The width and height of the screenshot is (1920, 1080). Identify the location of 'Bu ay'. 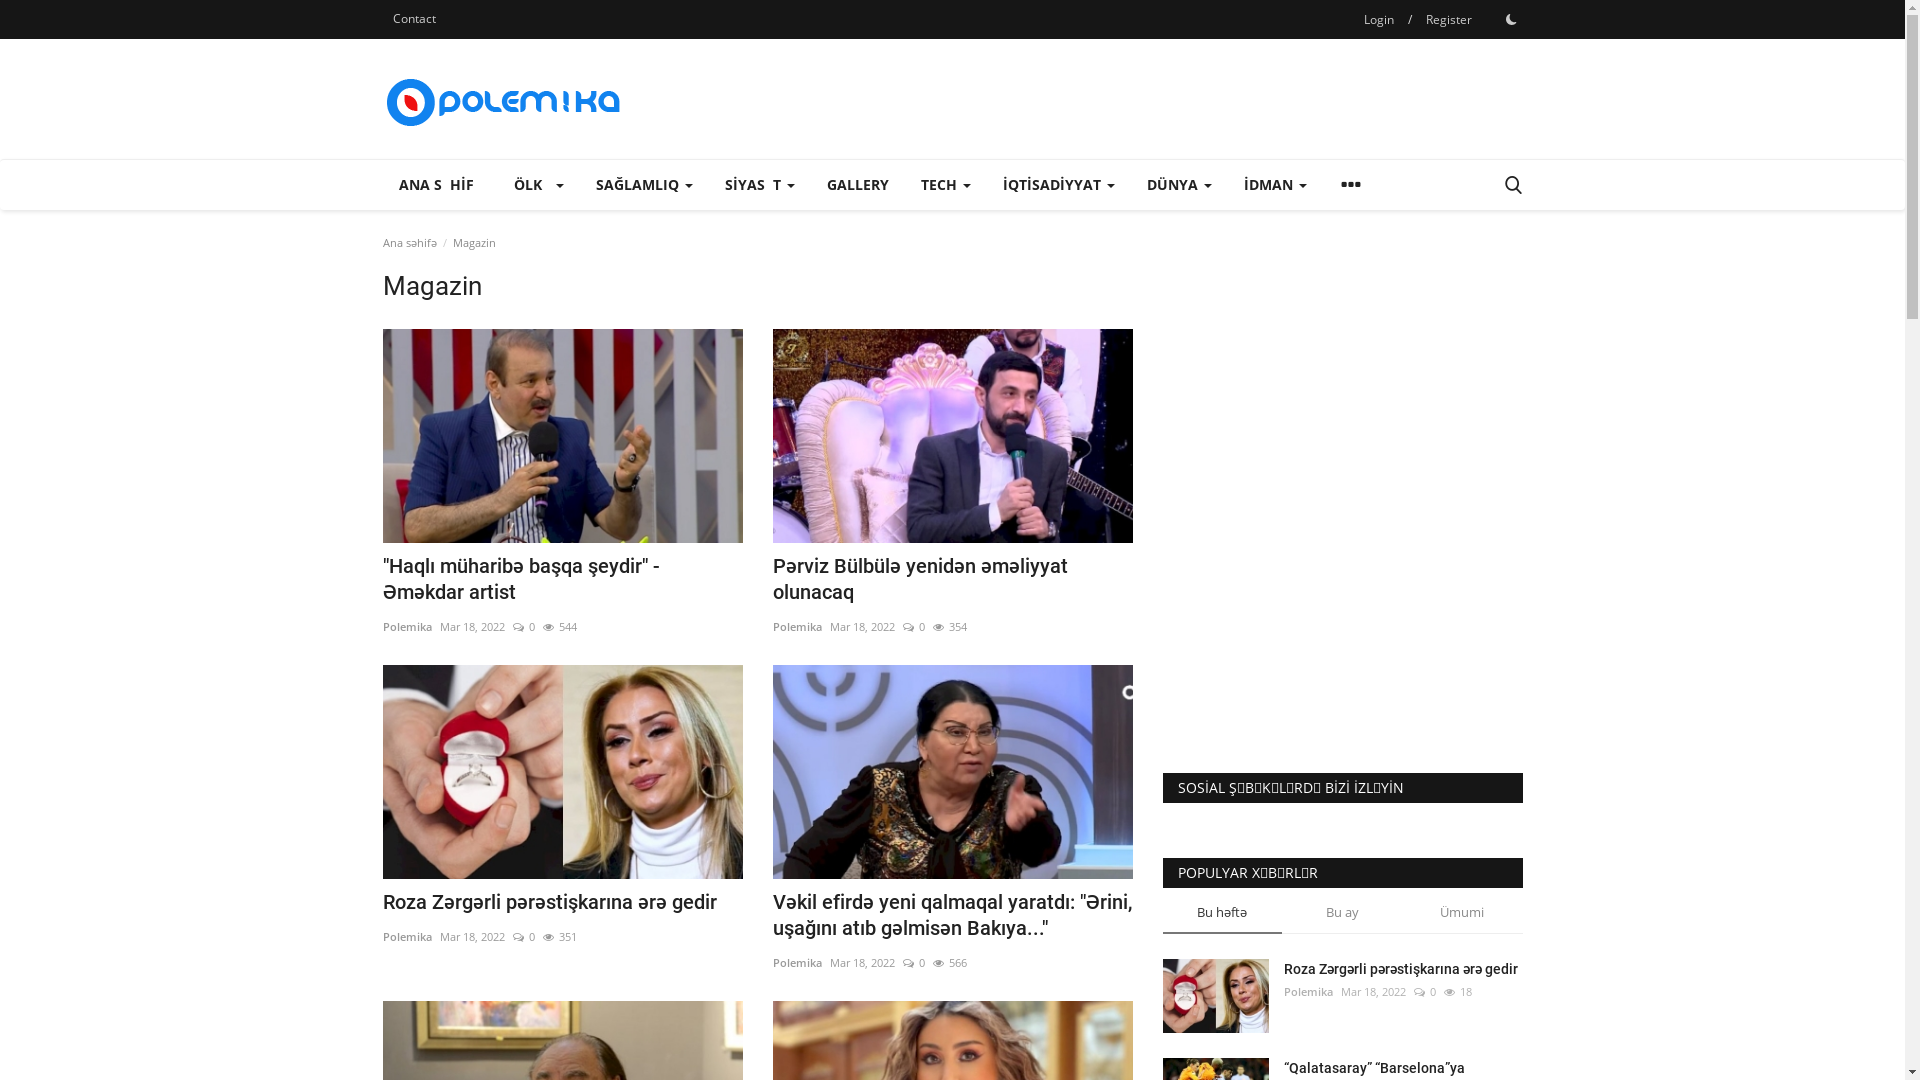
(1342, 917).